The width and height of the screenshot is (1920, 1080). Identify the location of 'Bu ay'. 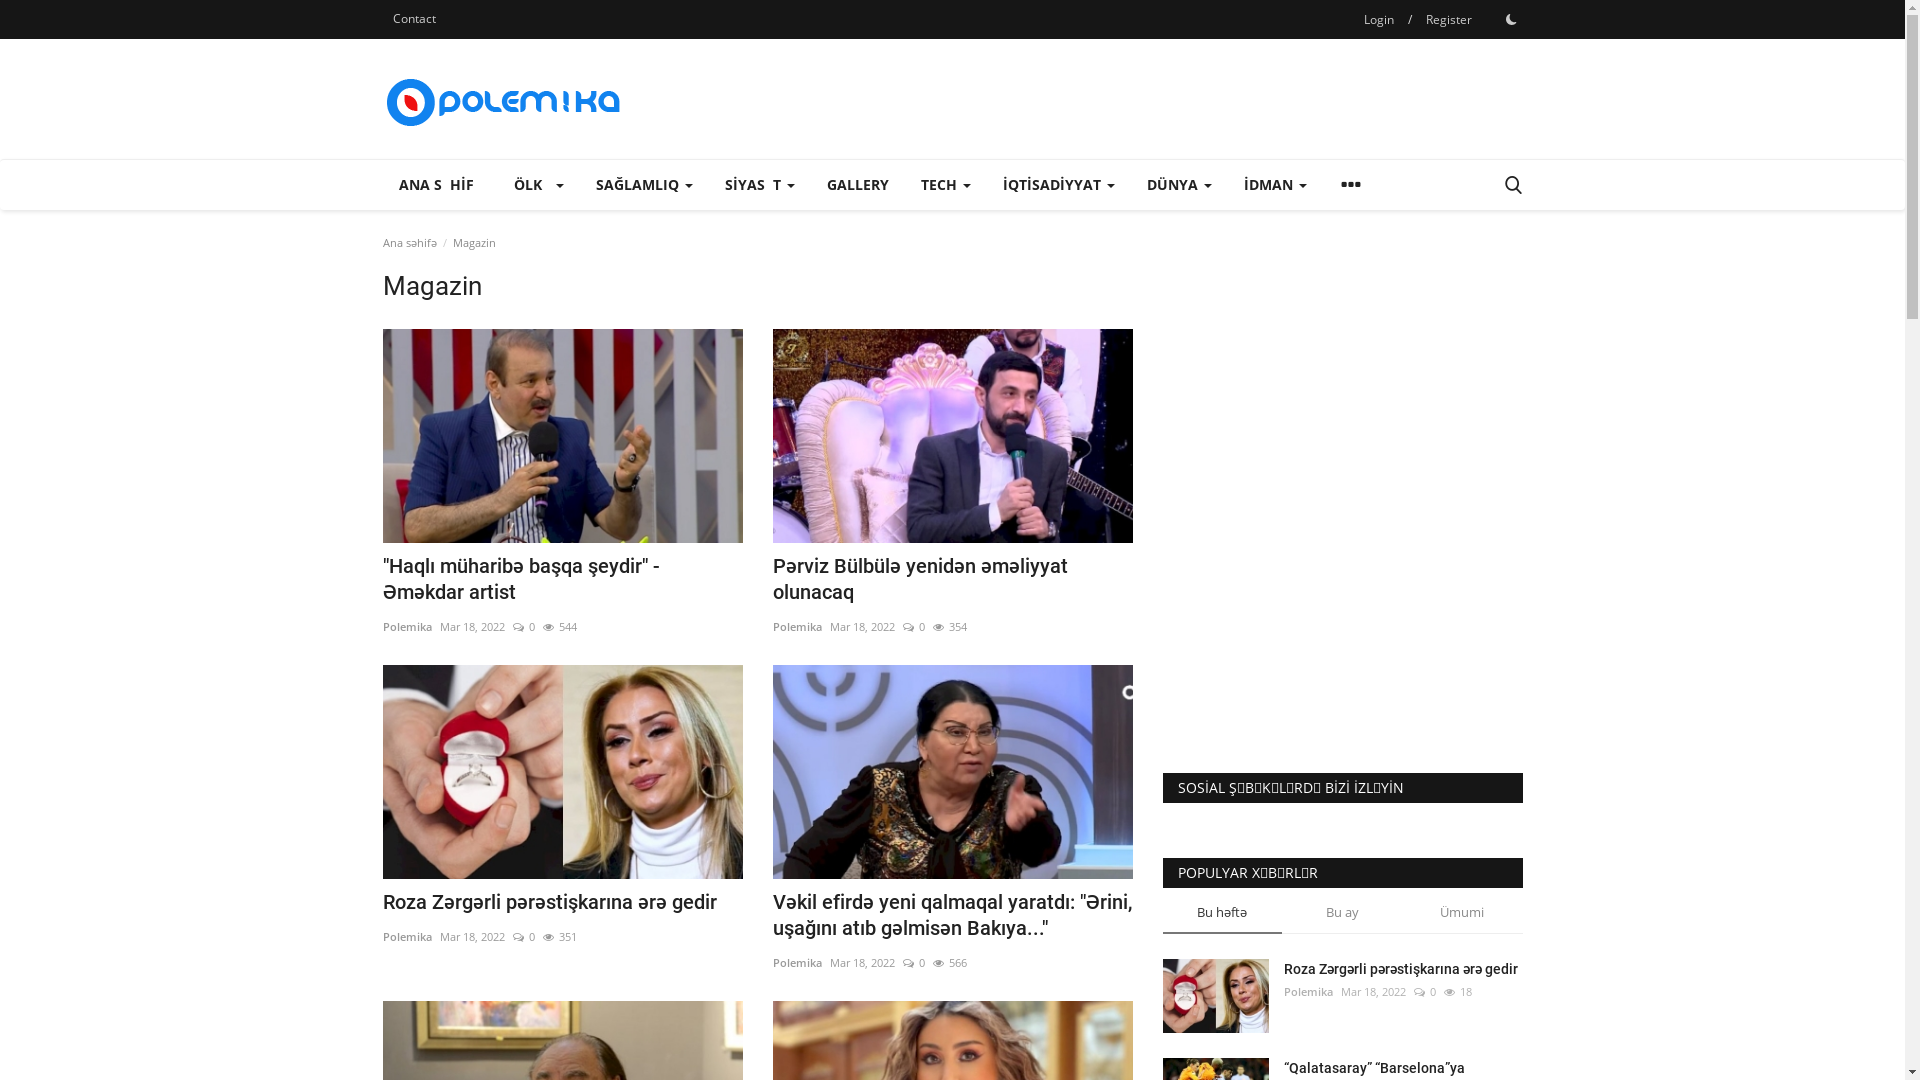
(1342, 917).